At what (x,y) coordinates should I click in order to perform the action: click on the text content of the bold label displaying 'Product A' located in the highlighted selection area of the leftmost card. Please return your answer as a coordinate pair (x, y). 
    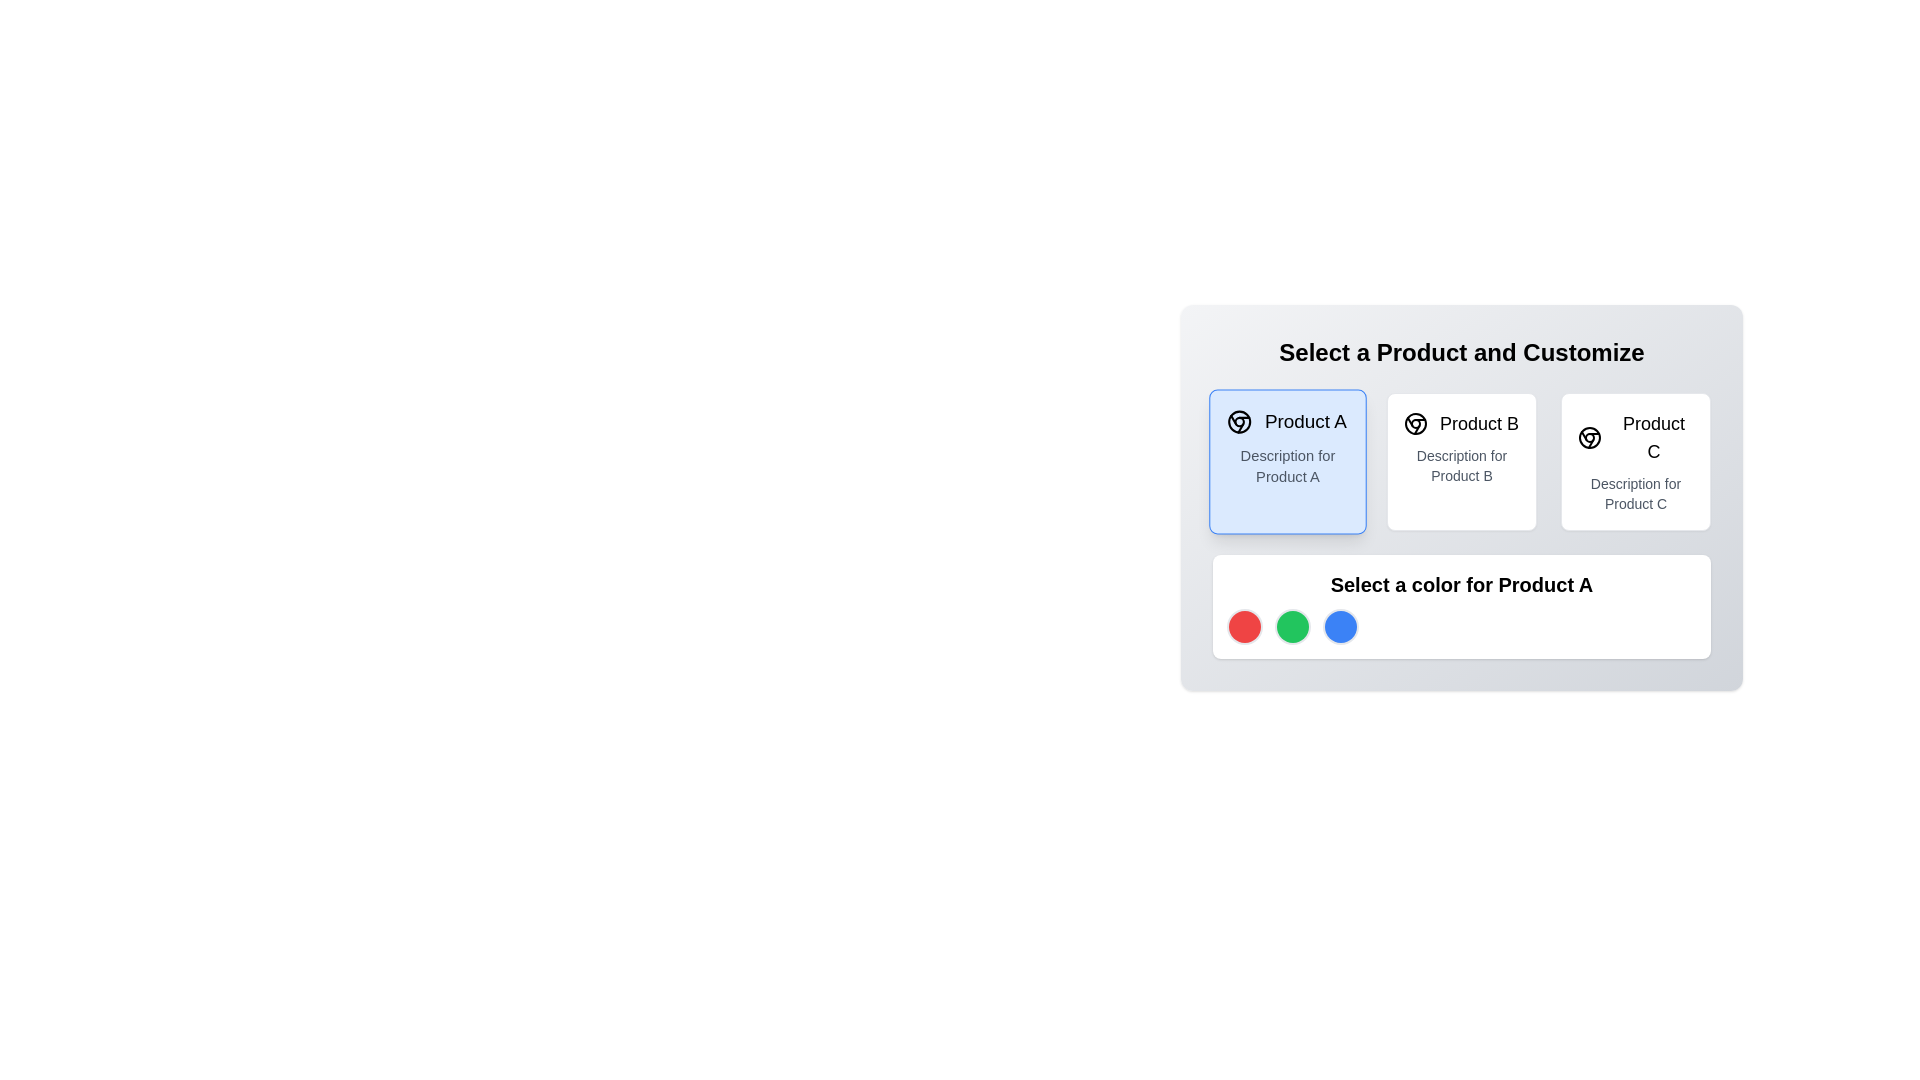
    Looking at the image, I should click on (1305, 421).